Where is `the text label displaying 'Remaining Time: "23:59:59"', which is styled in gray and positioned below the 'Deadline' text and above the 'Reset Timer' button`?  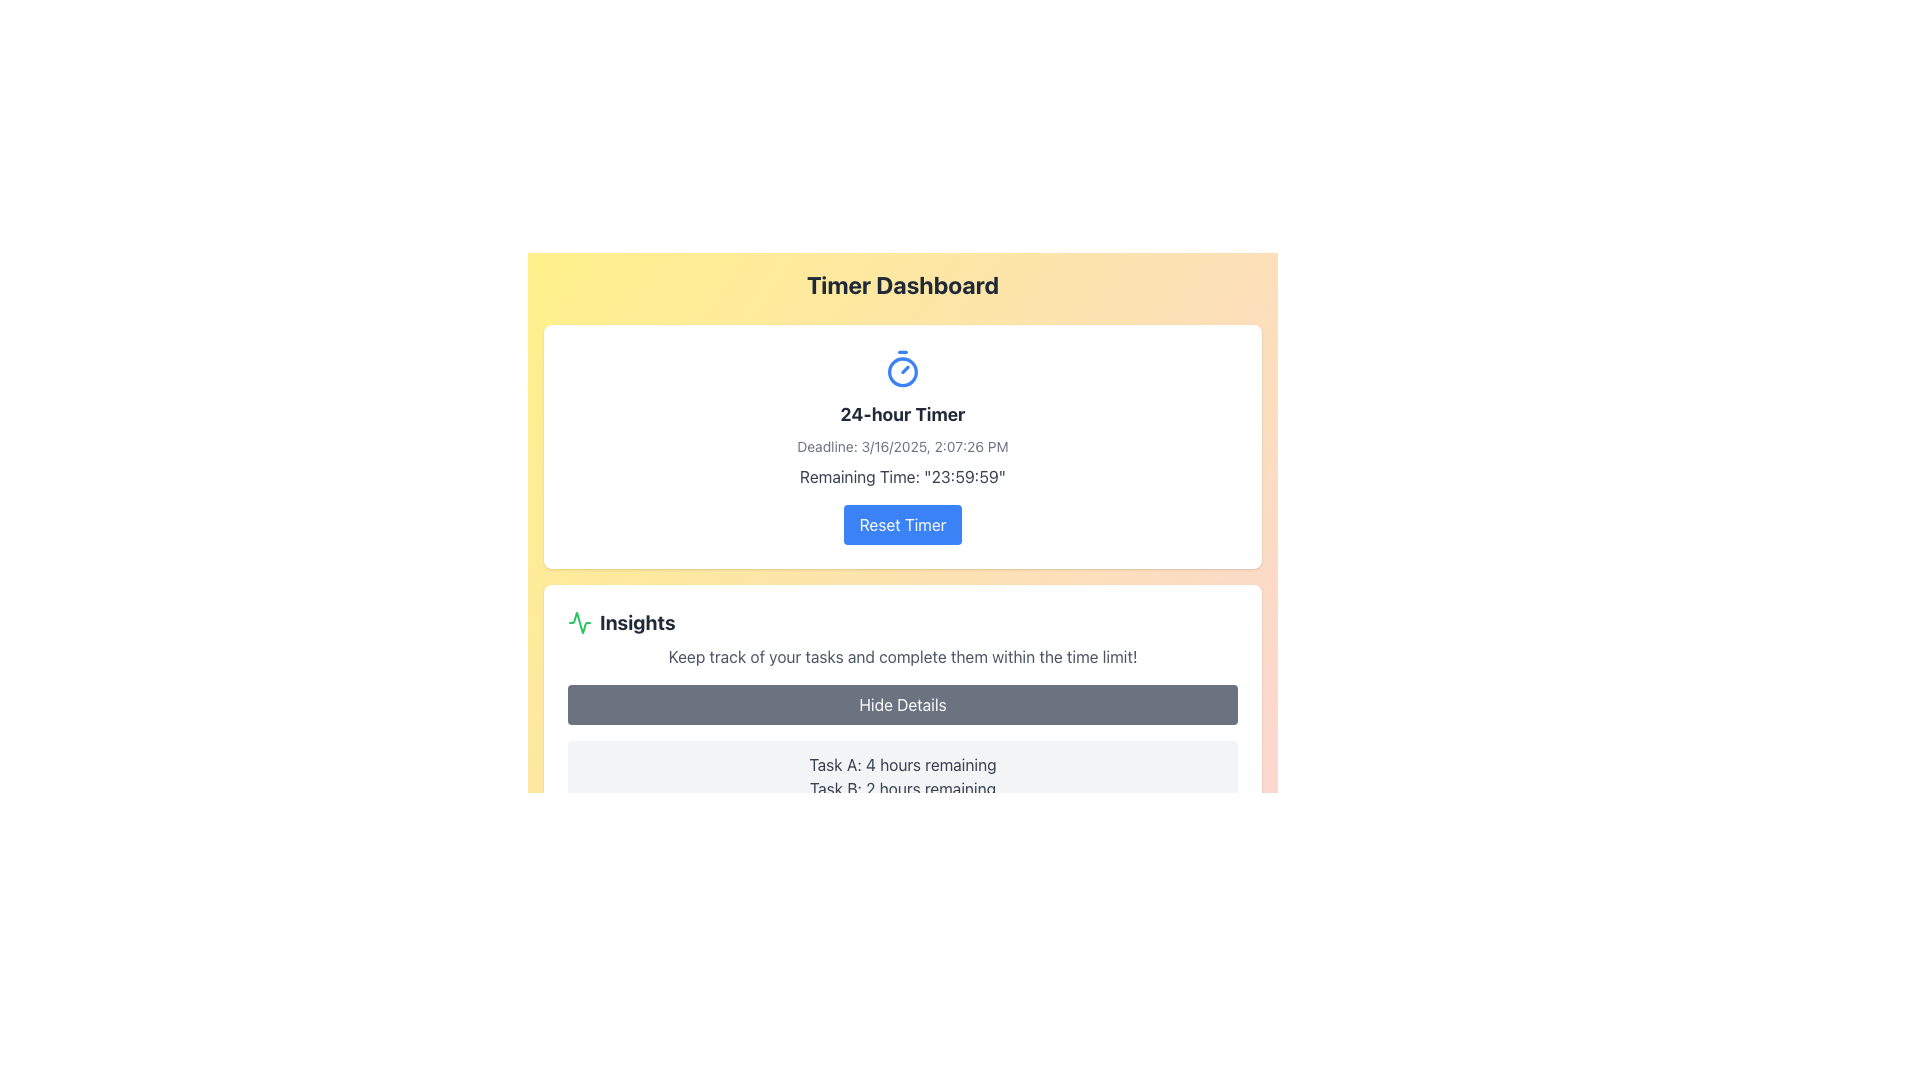 the text label displaying 'Remaining Time: "23:59:59"', which is styled in gray and positioned below the 'Deadline' text and above the 'Reset Timer' button is located at coordinates (901, 477).